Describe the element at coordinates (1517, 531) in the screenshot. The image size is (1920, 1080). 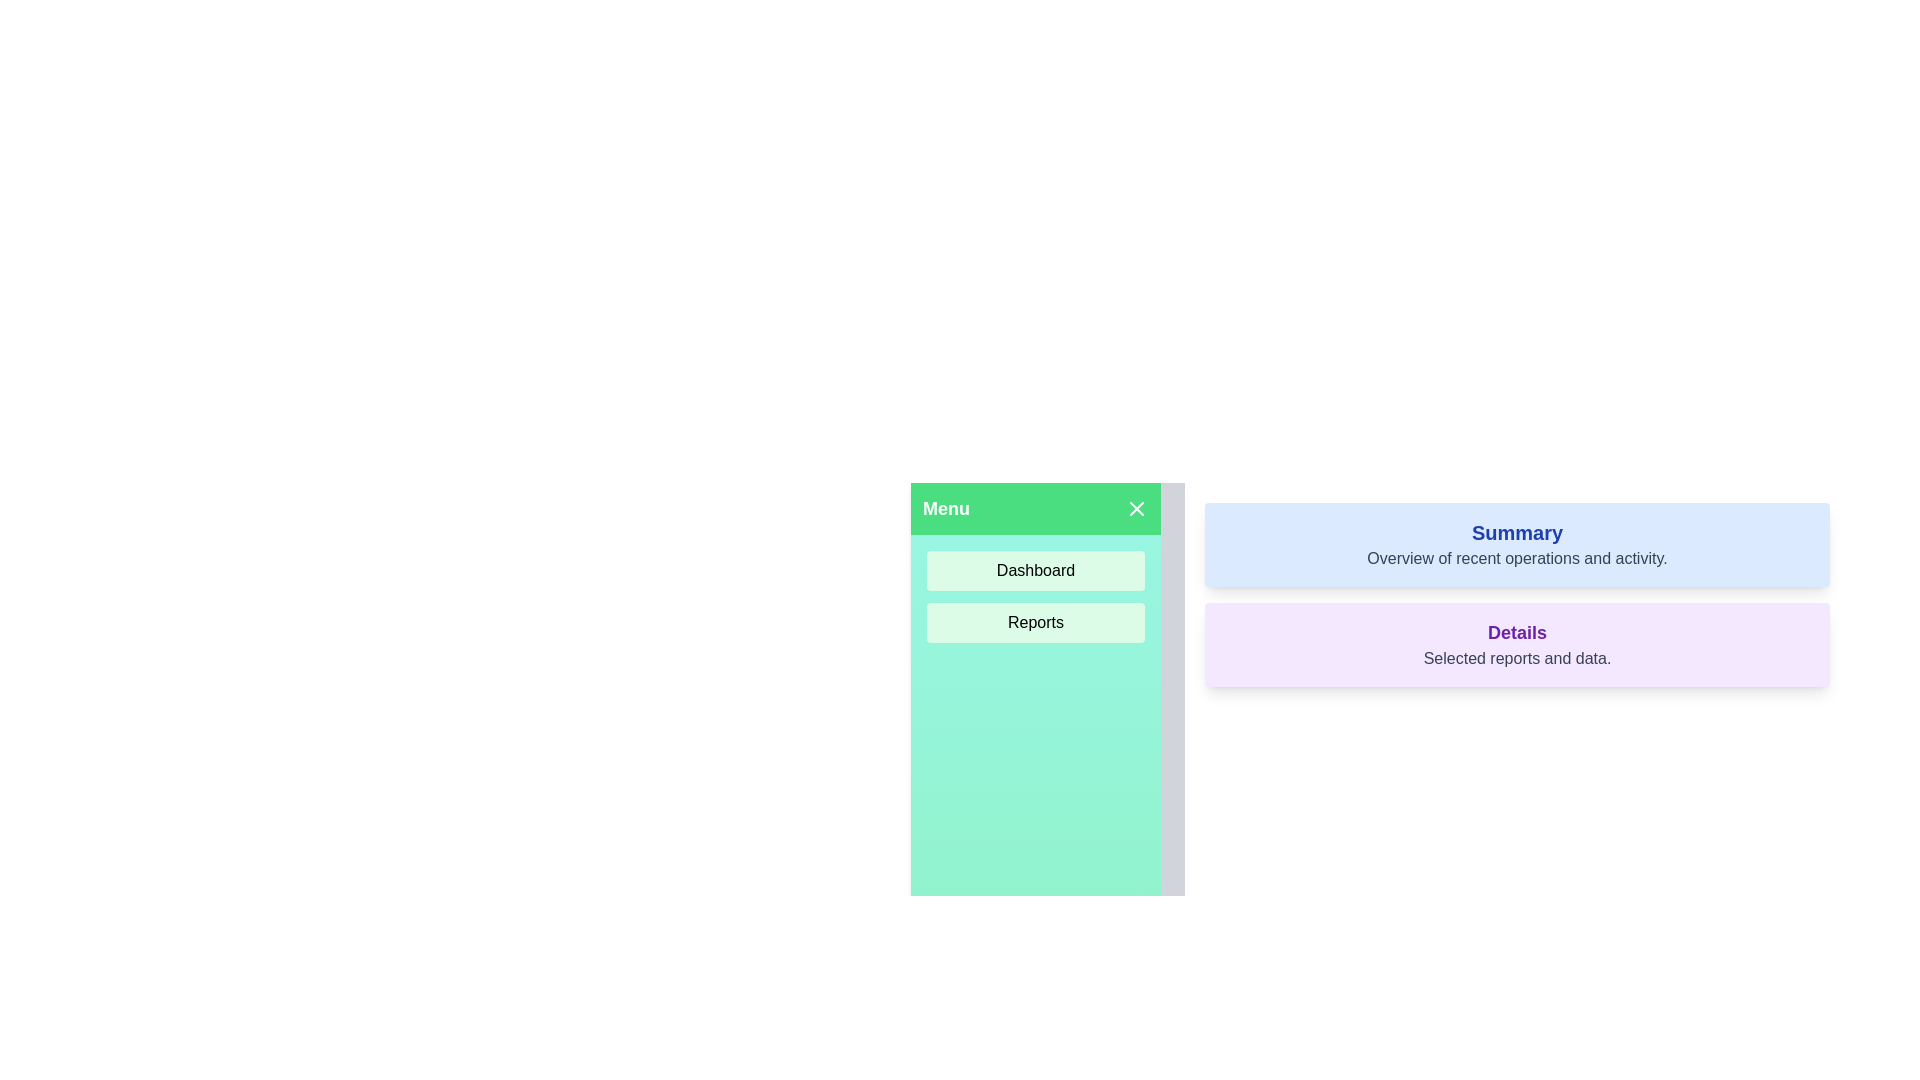
I see `the Text Header element, which indicates the content below pertains to a summary of operations or activities, located within a blue background box near the center-right of the layout` at that location.